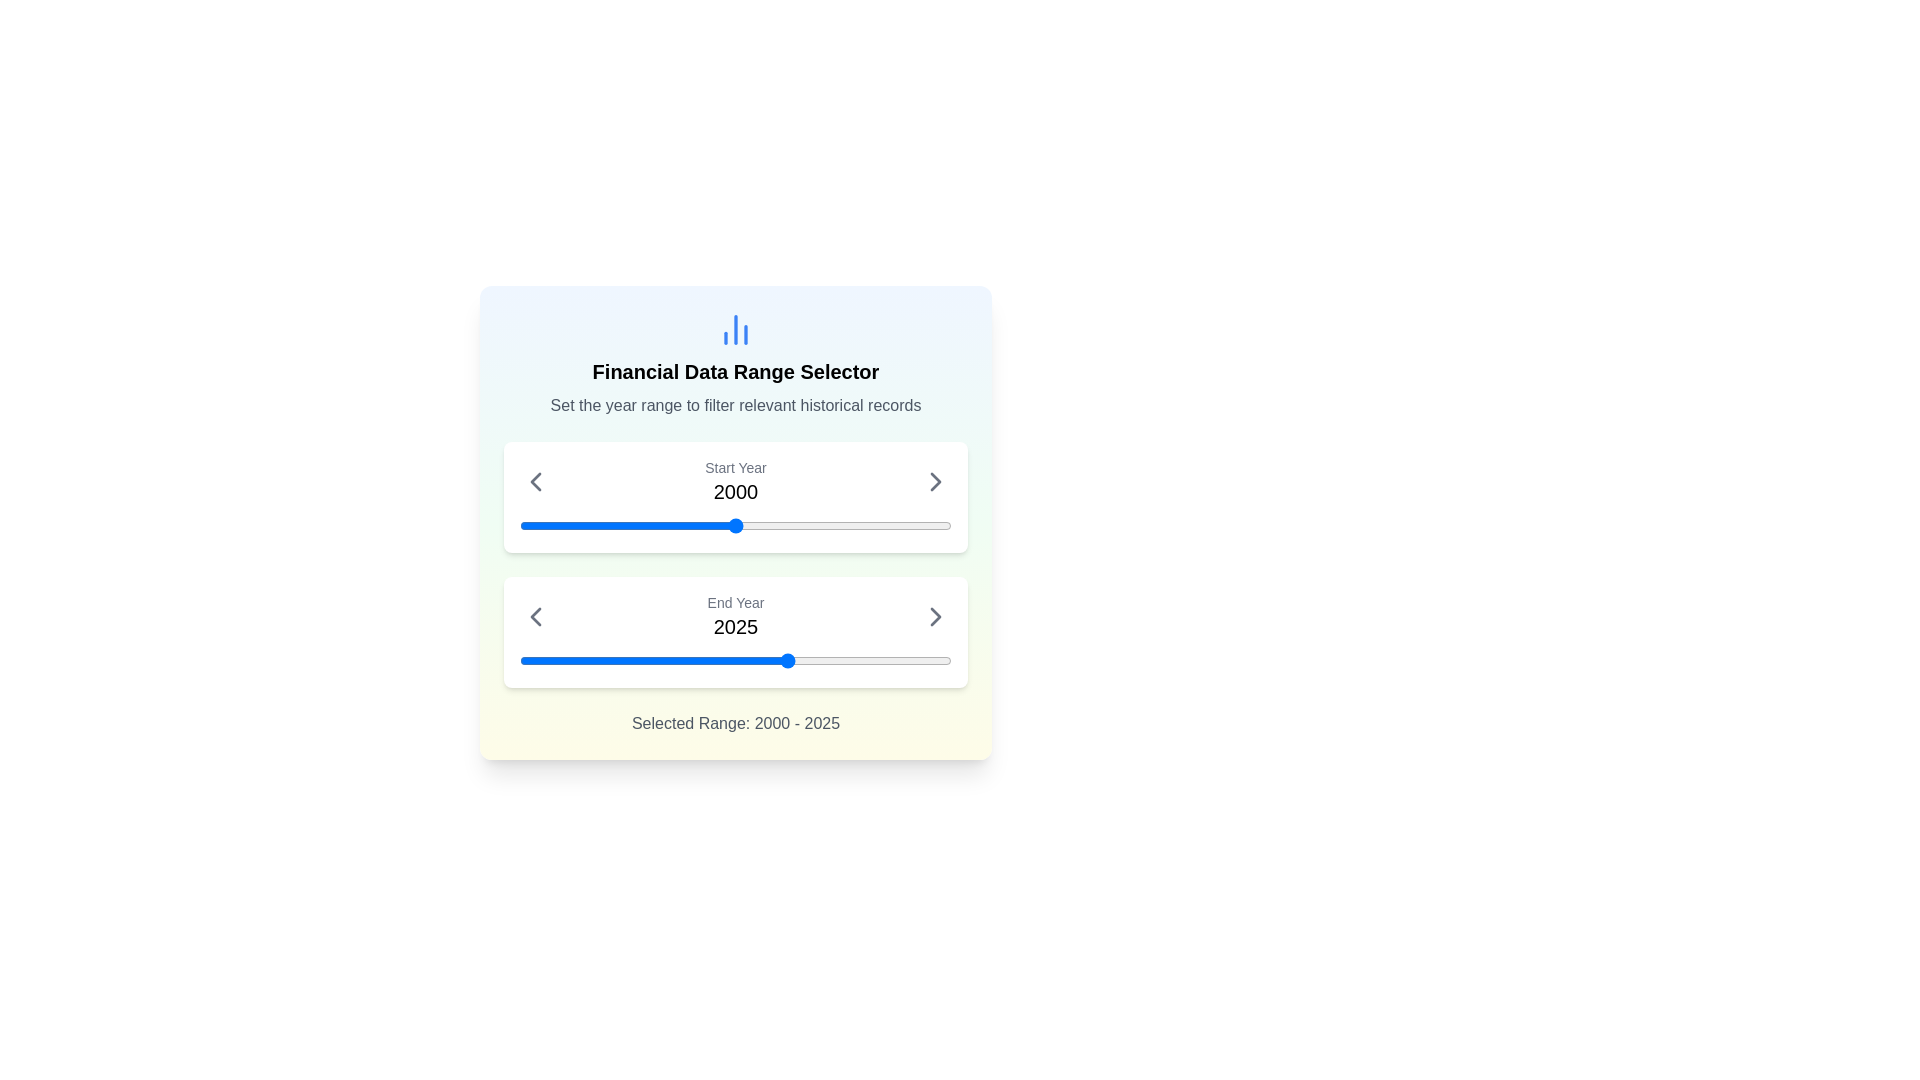  Describe the element at coordinates (575, 660) in the screenshot. I see `the year` at that location.